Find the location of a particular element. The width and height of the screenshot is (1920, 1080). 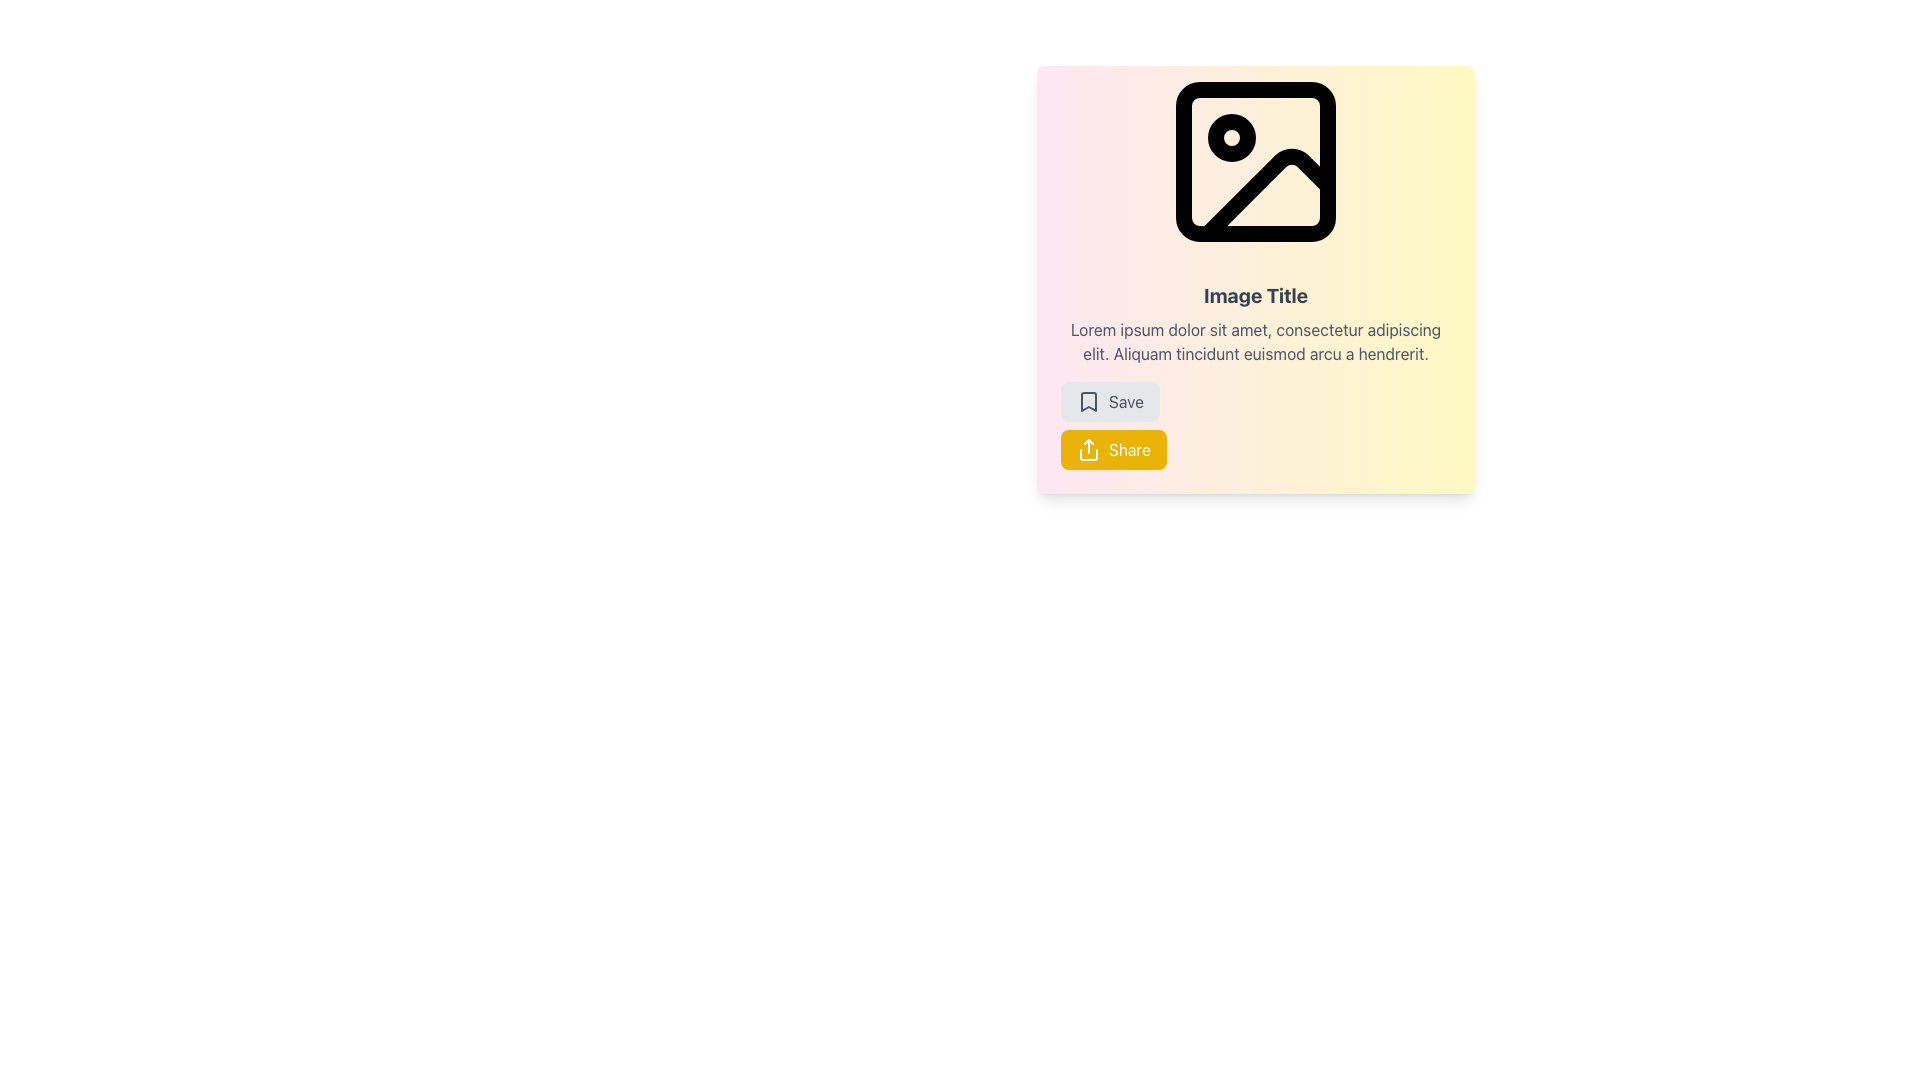

the decorative icon positioned at the top center of the card, above the 'Image Title' text is located at coordinates (1255, 161).